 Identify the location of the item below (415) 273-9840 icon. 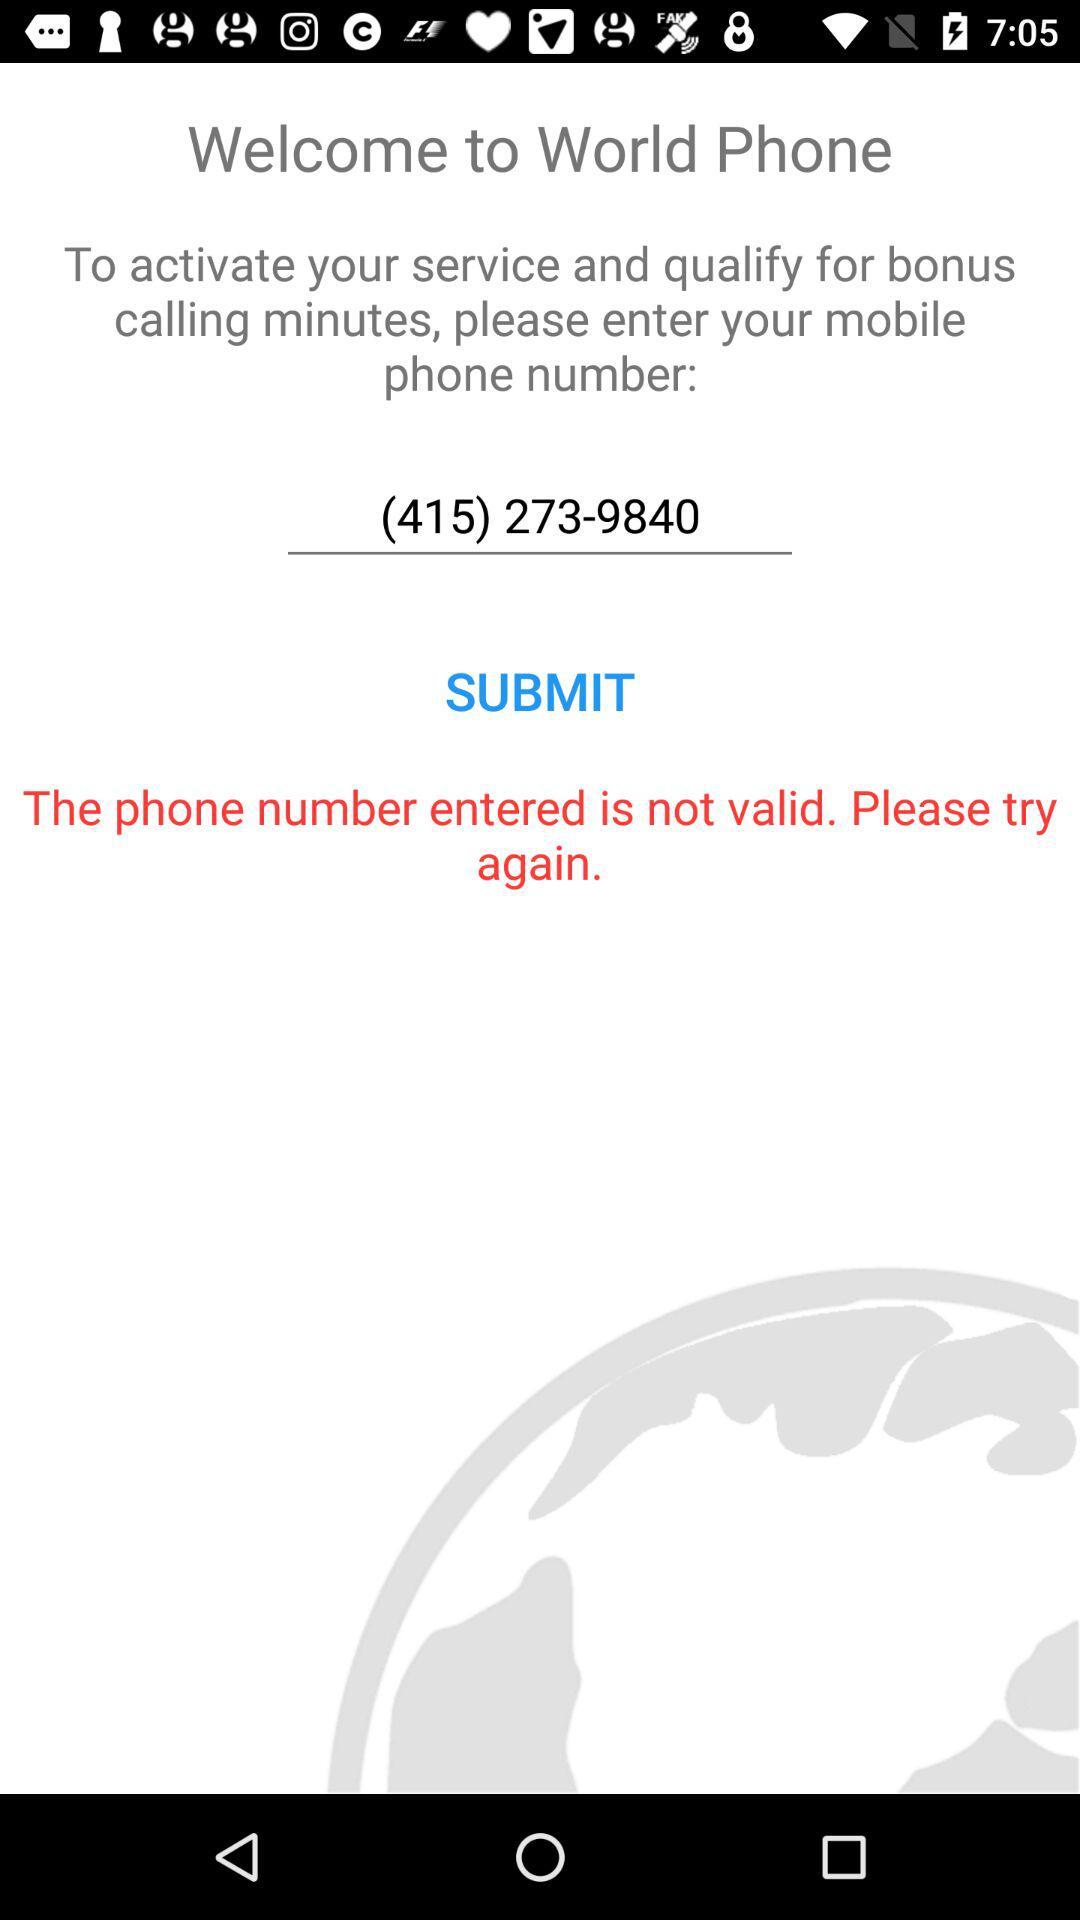
(540, 690).